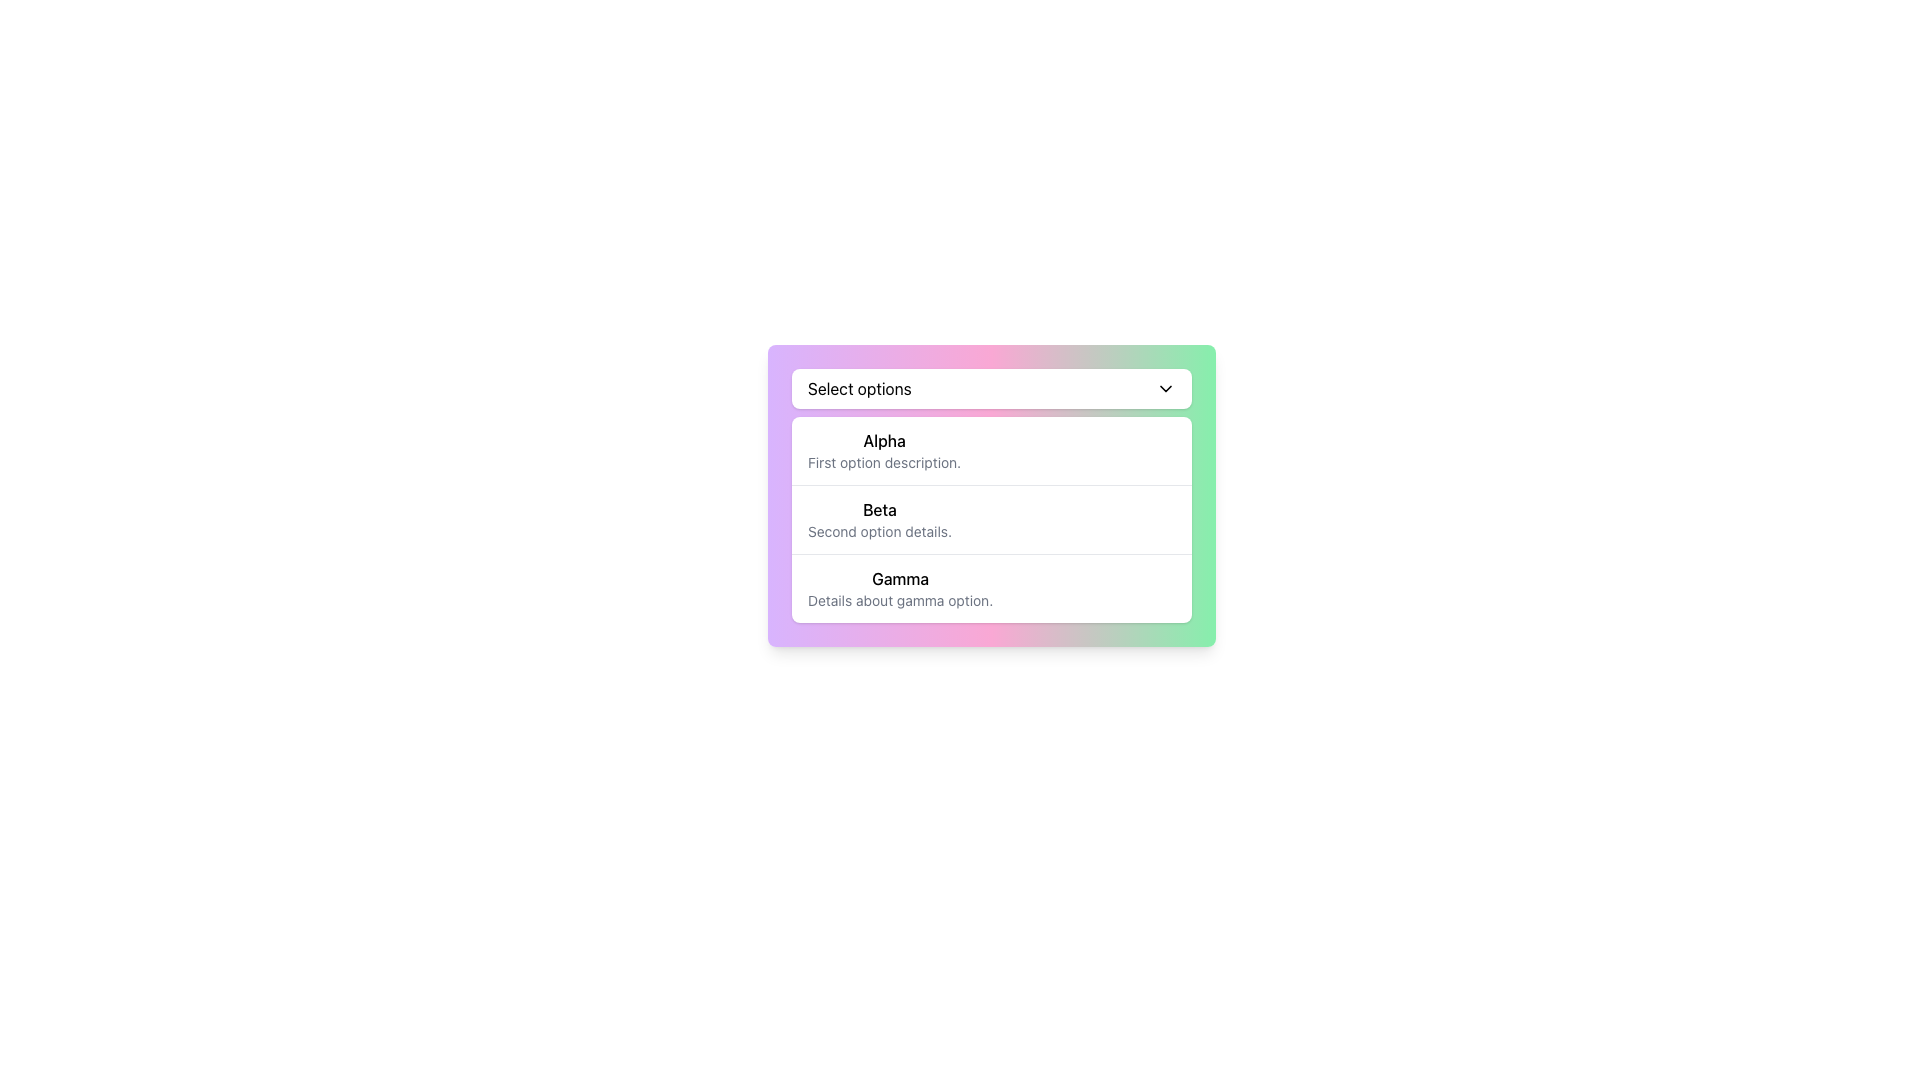  I want to click on descriptive text label that explains the 'Alpha' option in the dropdown menu, located beneath the title 'Alpha', so click(883, 462).